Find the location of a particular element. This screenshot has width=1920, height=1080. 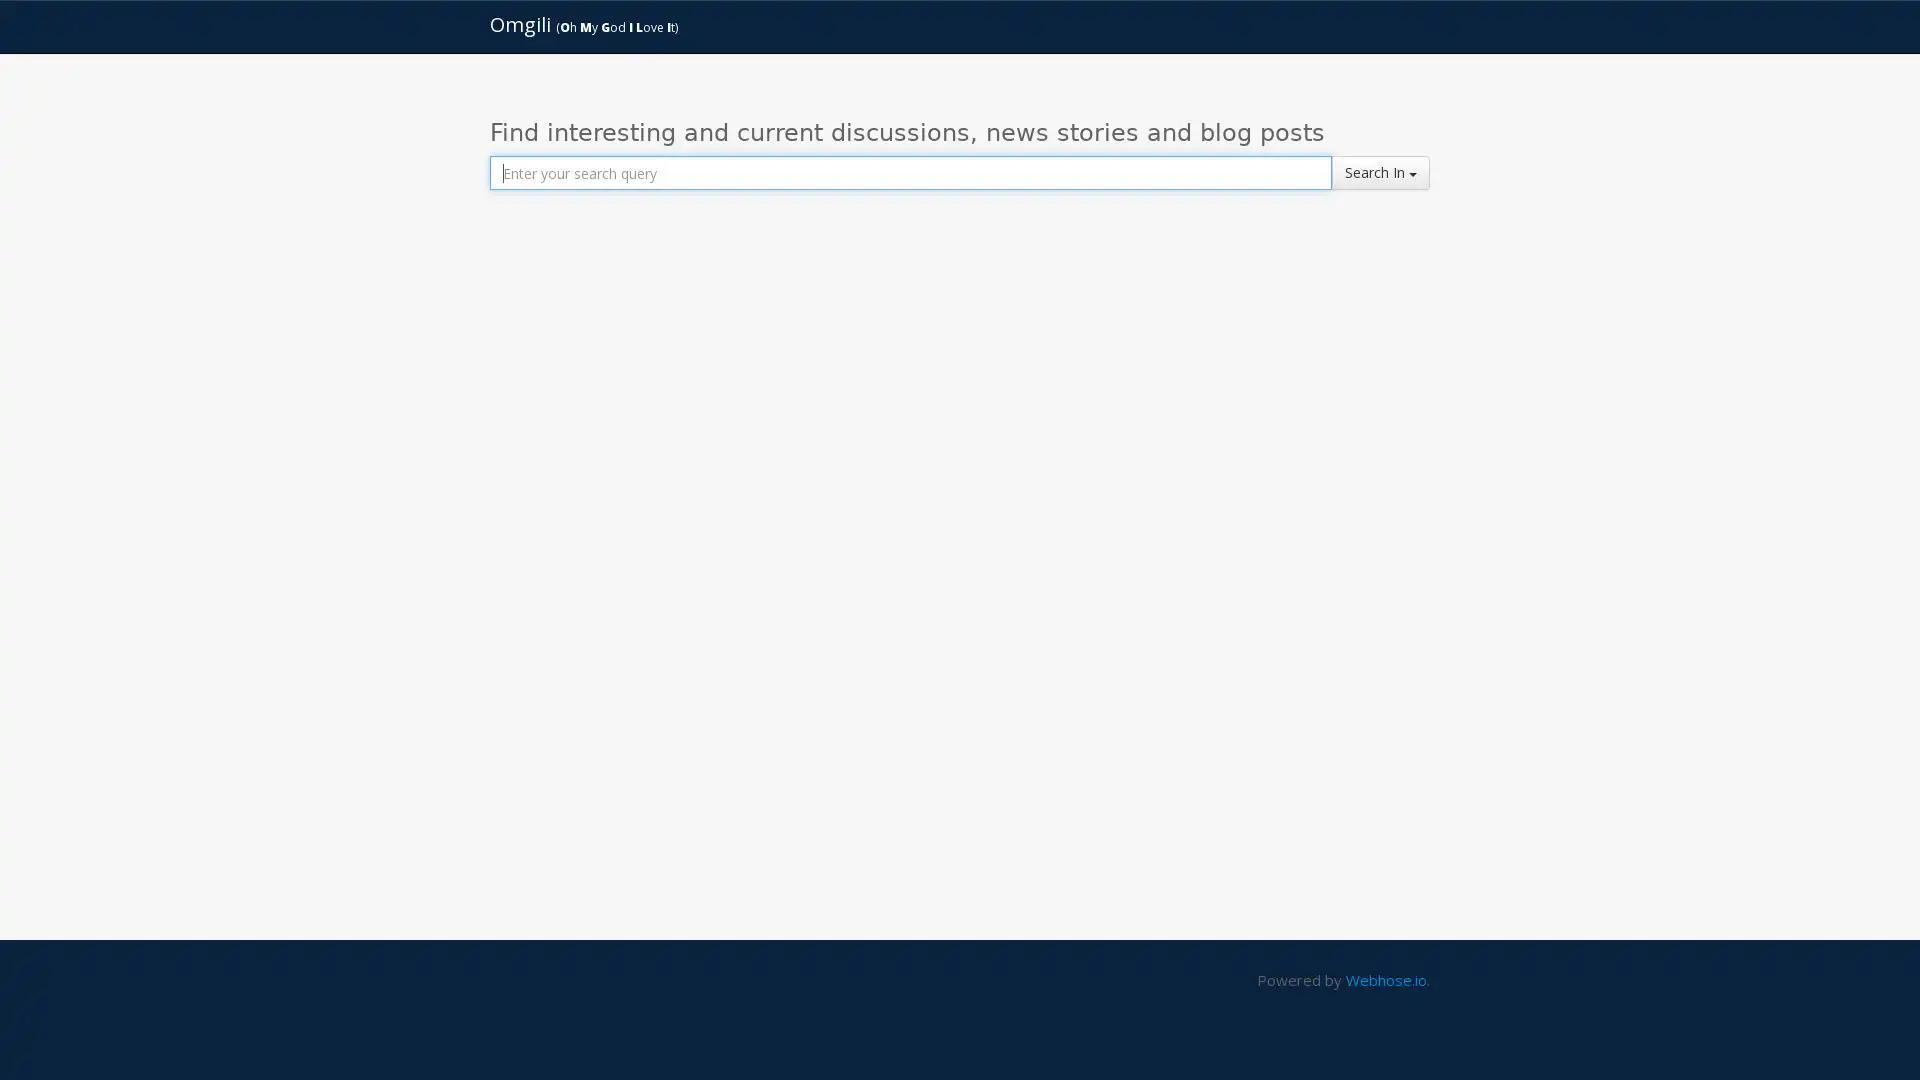

Search In is located at coordinates (1380, 172).